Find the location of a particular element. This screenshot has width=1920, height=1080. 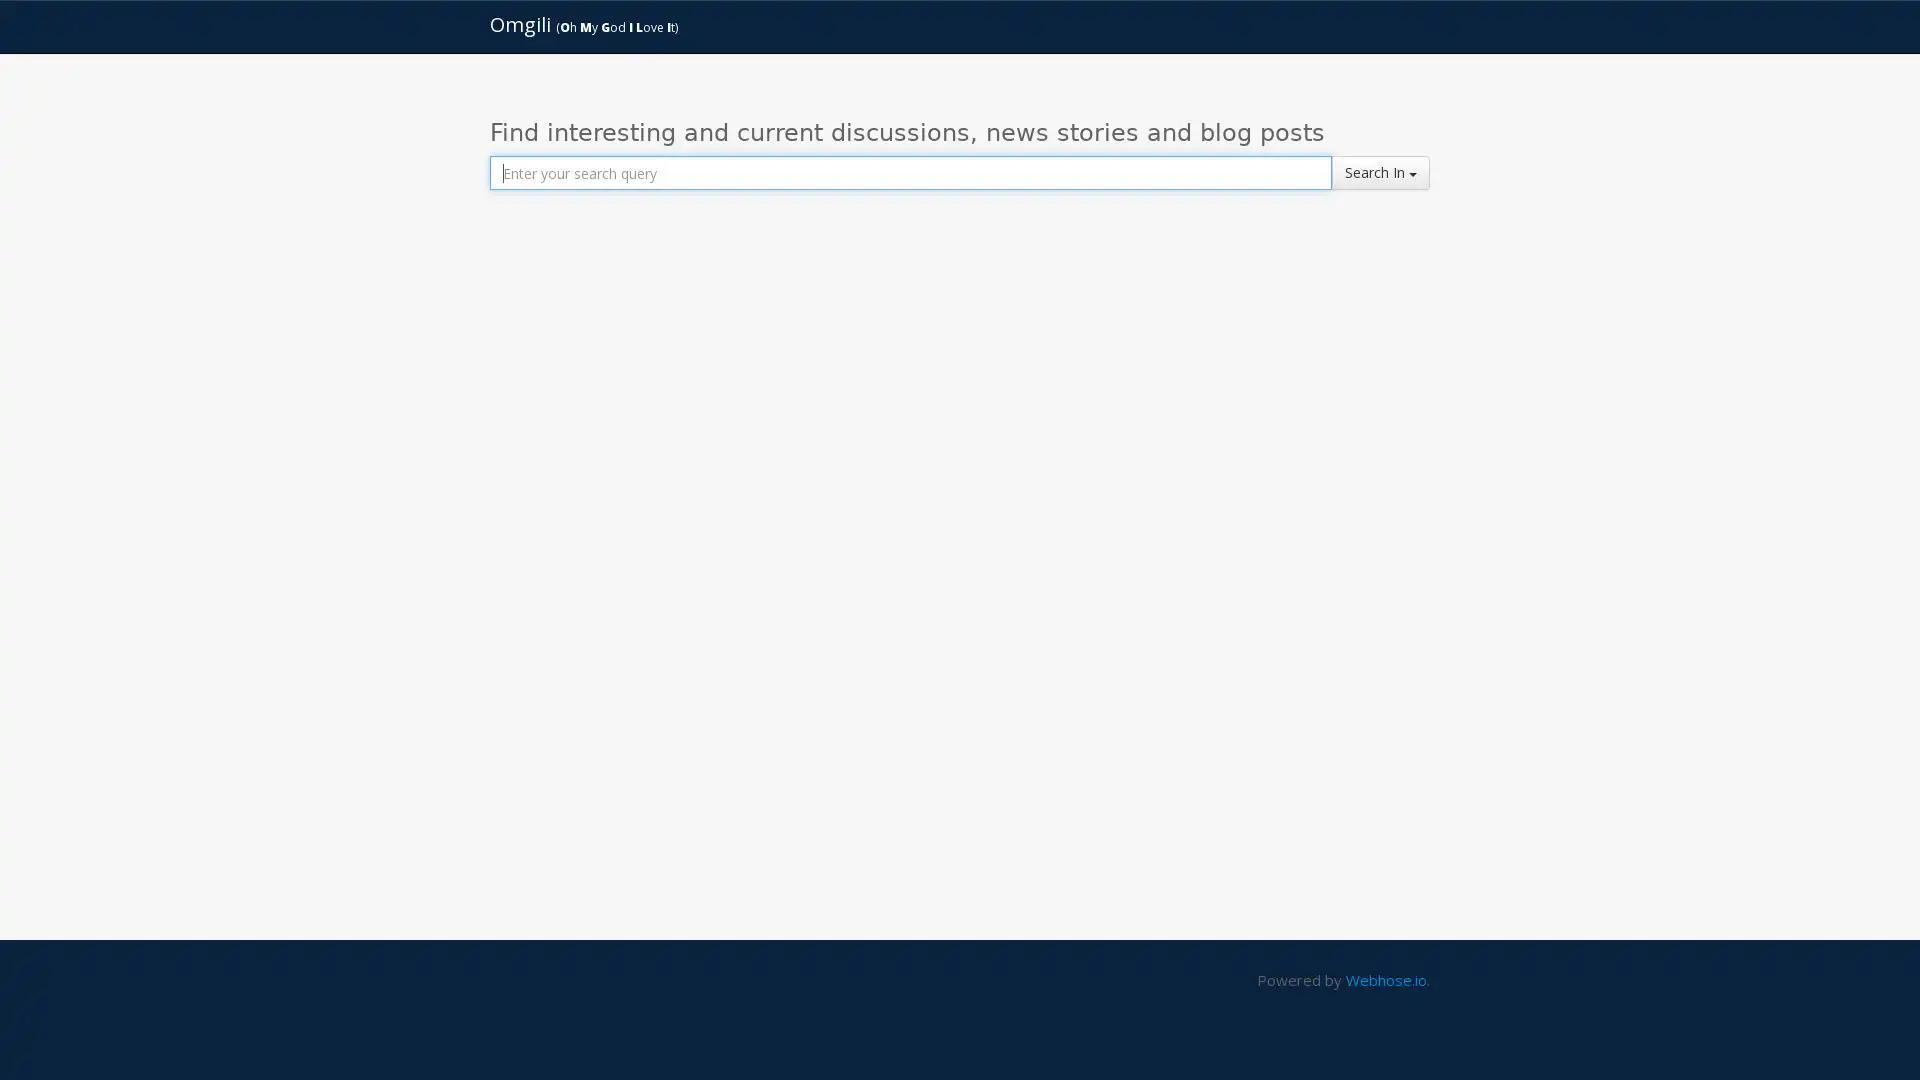

Search In is located at coordinates (1380, 172).